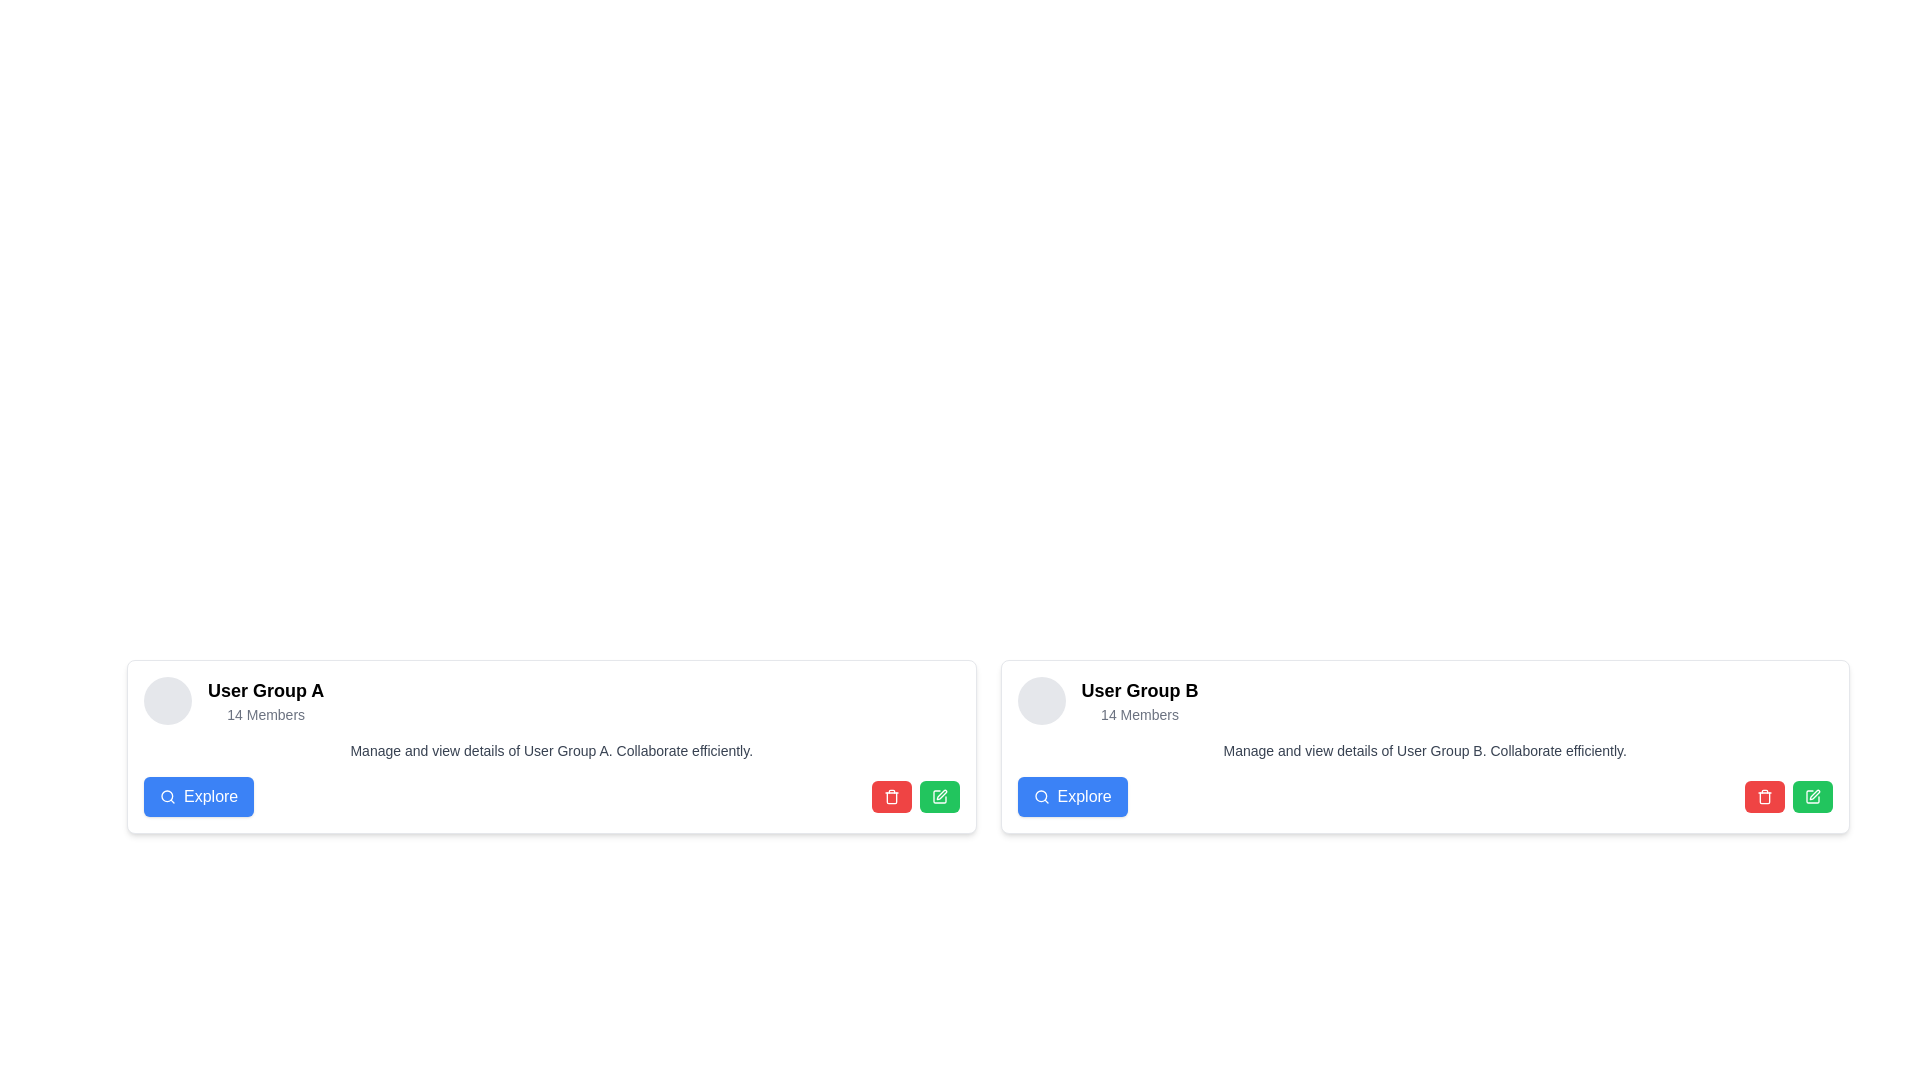 Image resolution: width=1920 pixels, height=1080 pixels. I want to click on the text label displaying '14 Members' located below the header 'User Group B' in the right section of a card layout, so click(1140, 713).